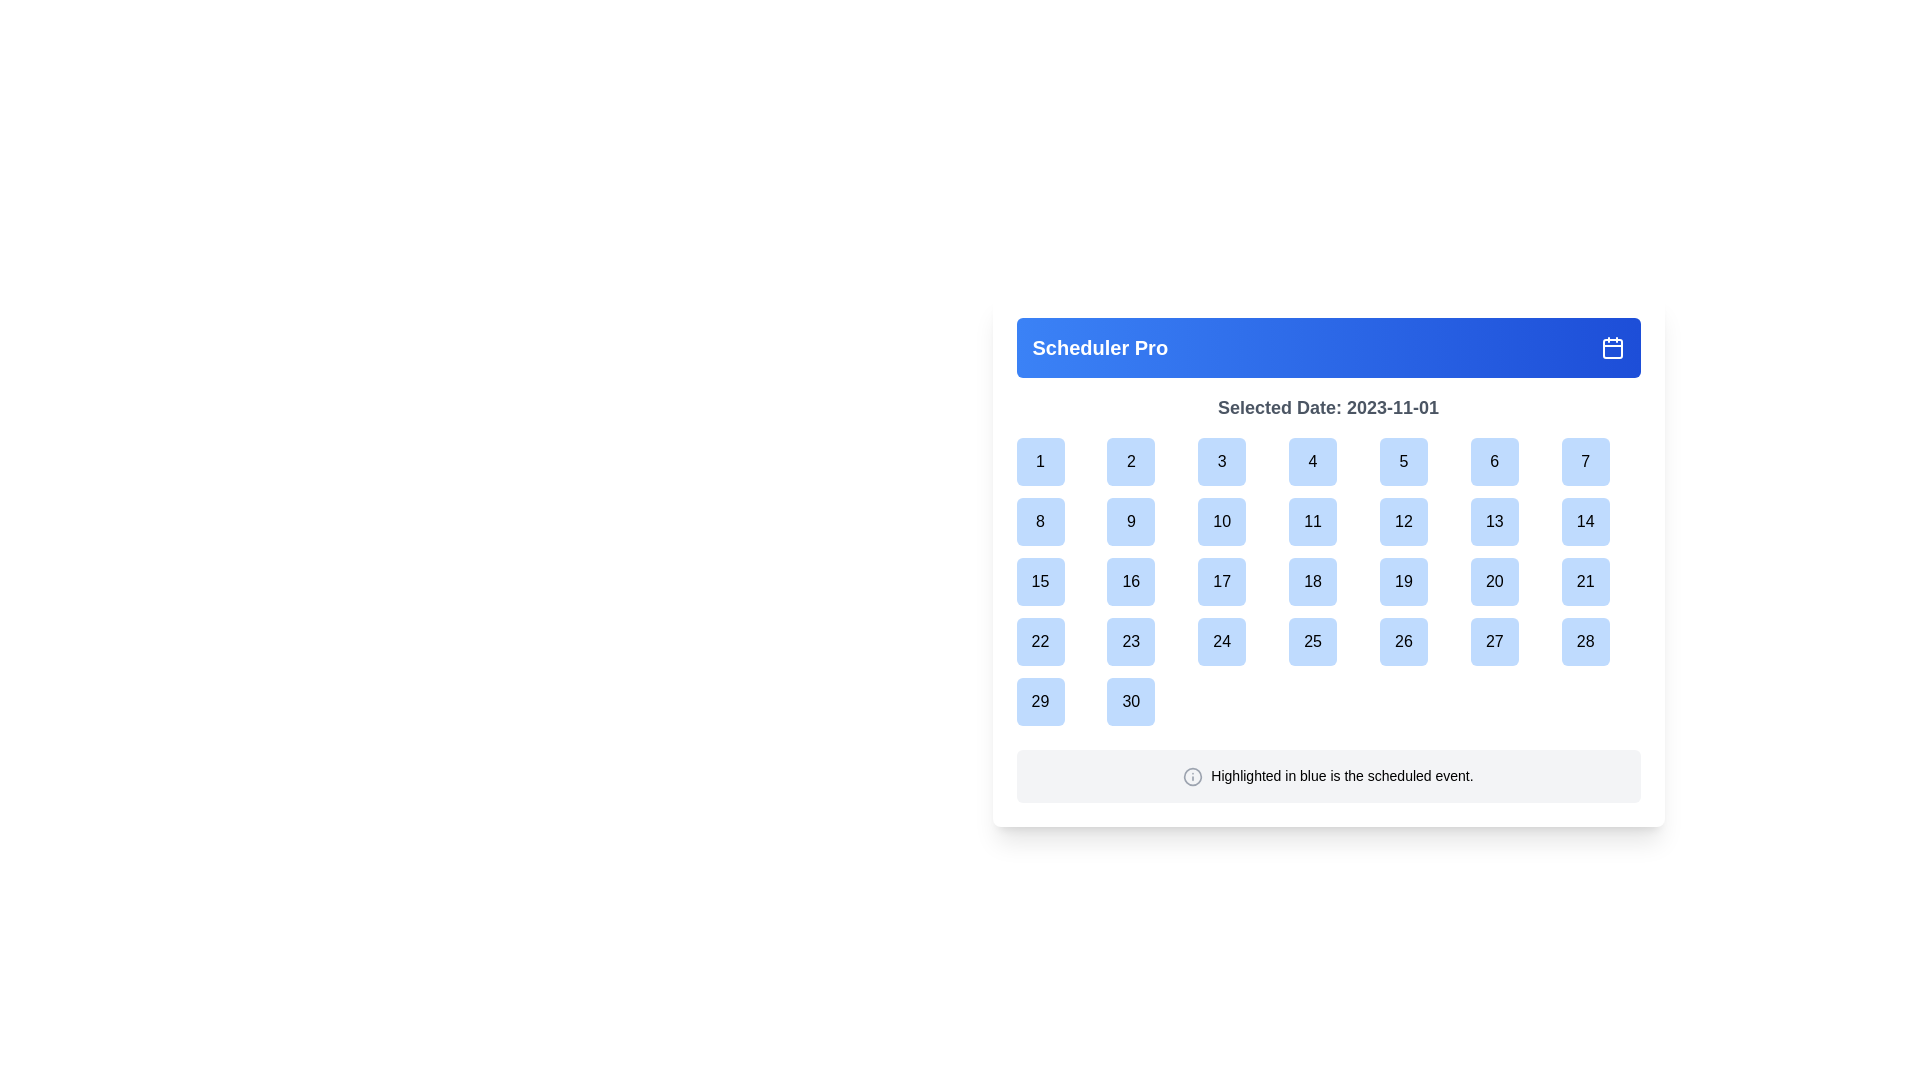 The image size is (1920, 1080). I want to click on the circular blue button with the text '15', so click(1040, 582).